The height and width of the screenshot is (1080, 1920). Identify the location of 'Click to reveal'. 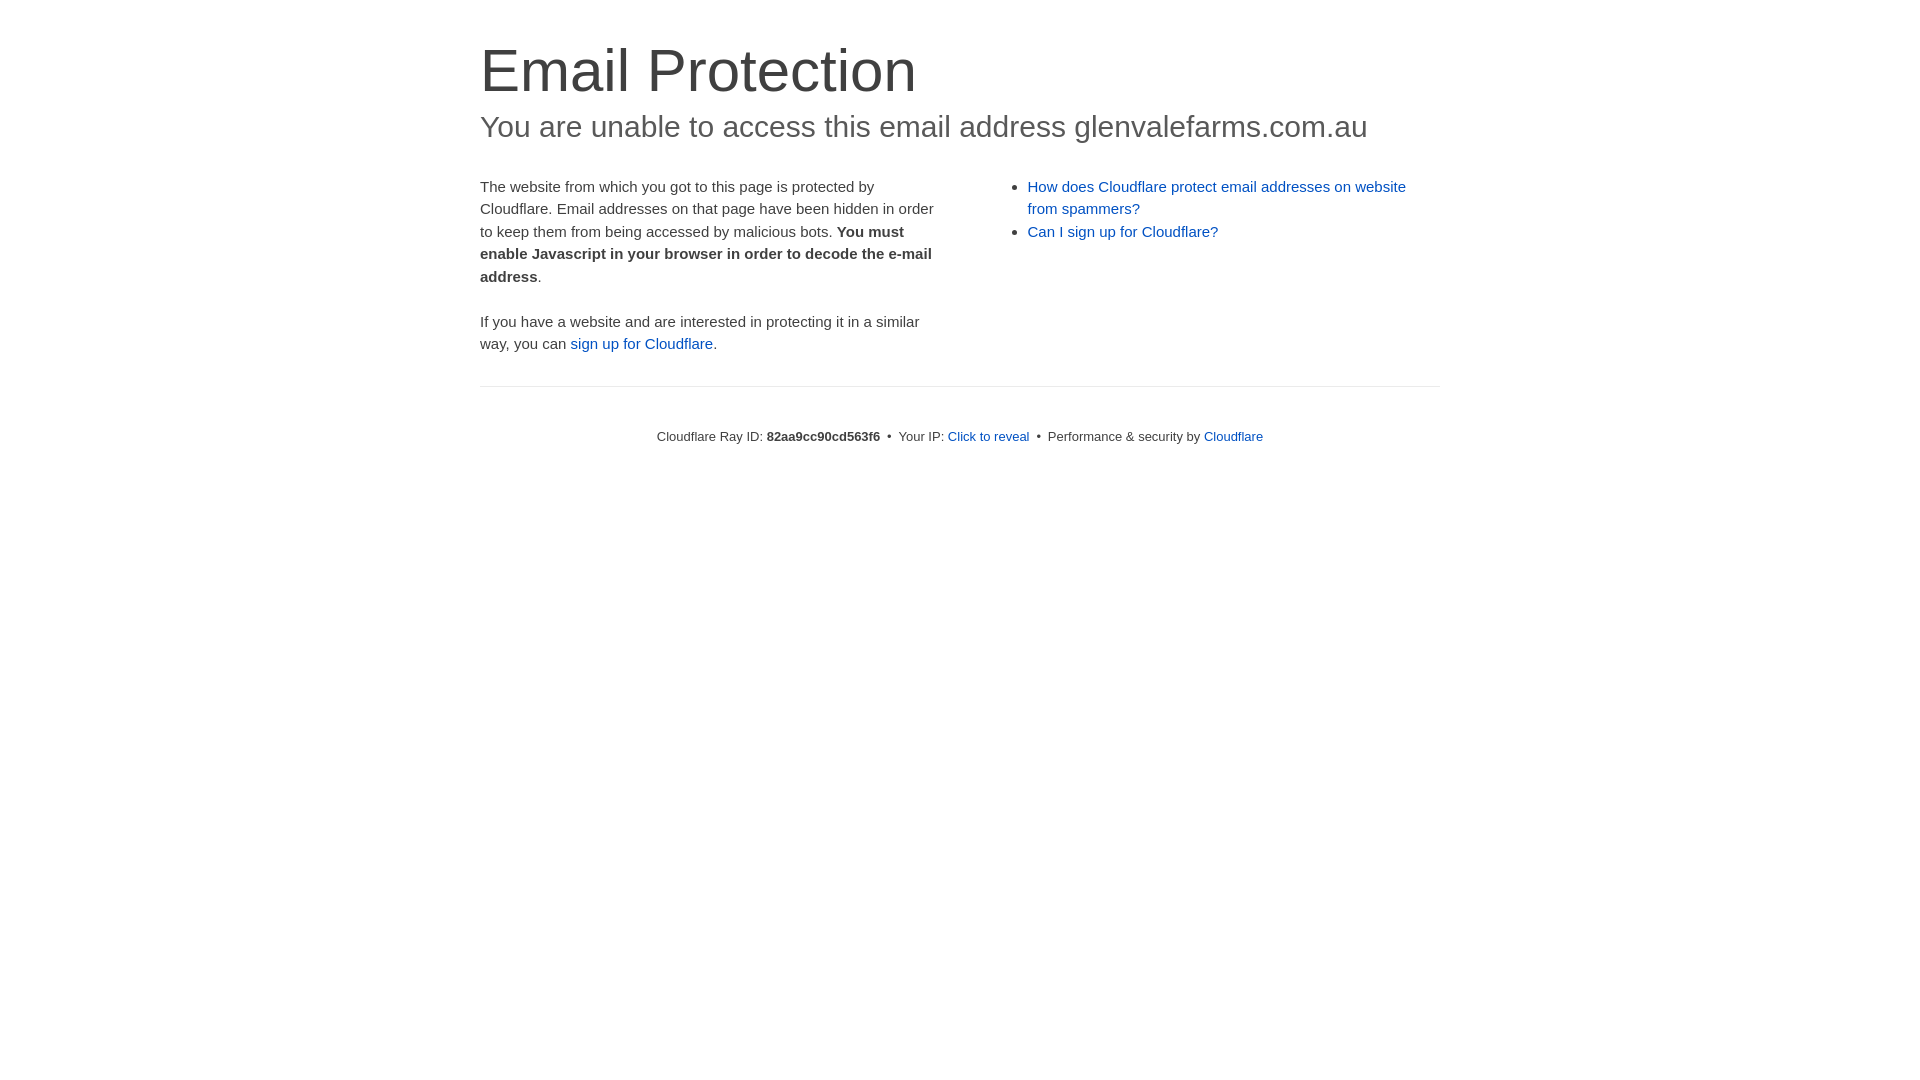
(988, 435).